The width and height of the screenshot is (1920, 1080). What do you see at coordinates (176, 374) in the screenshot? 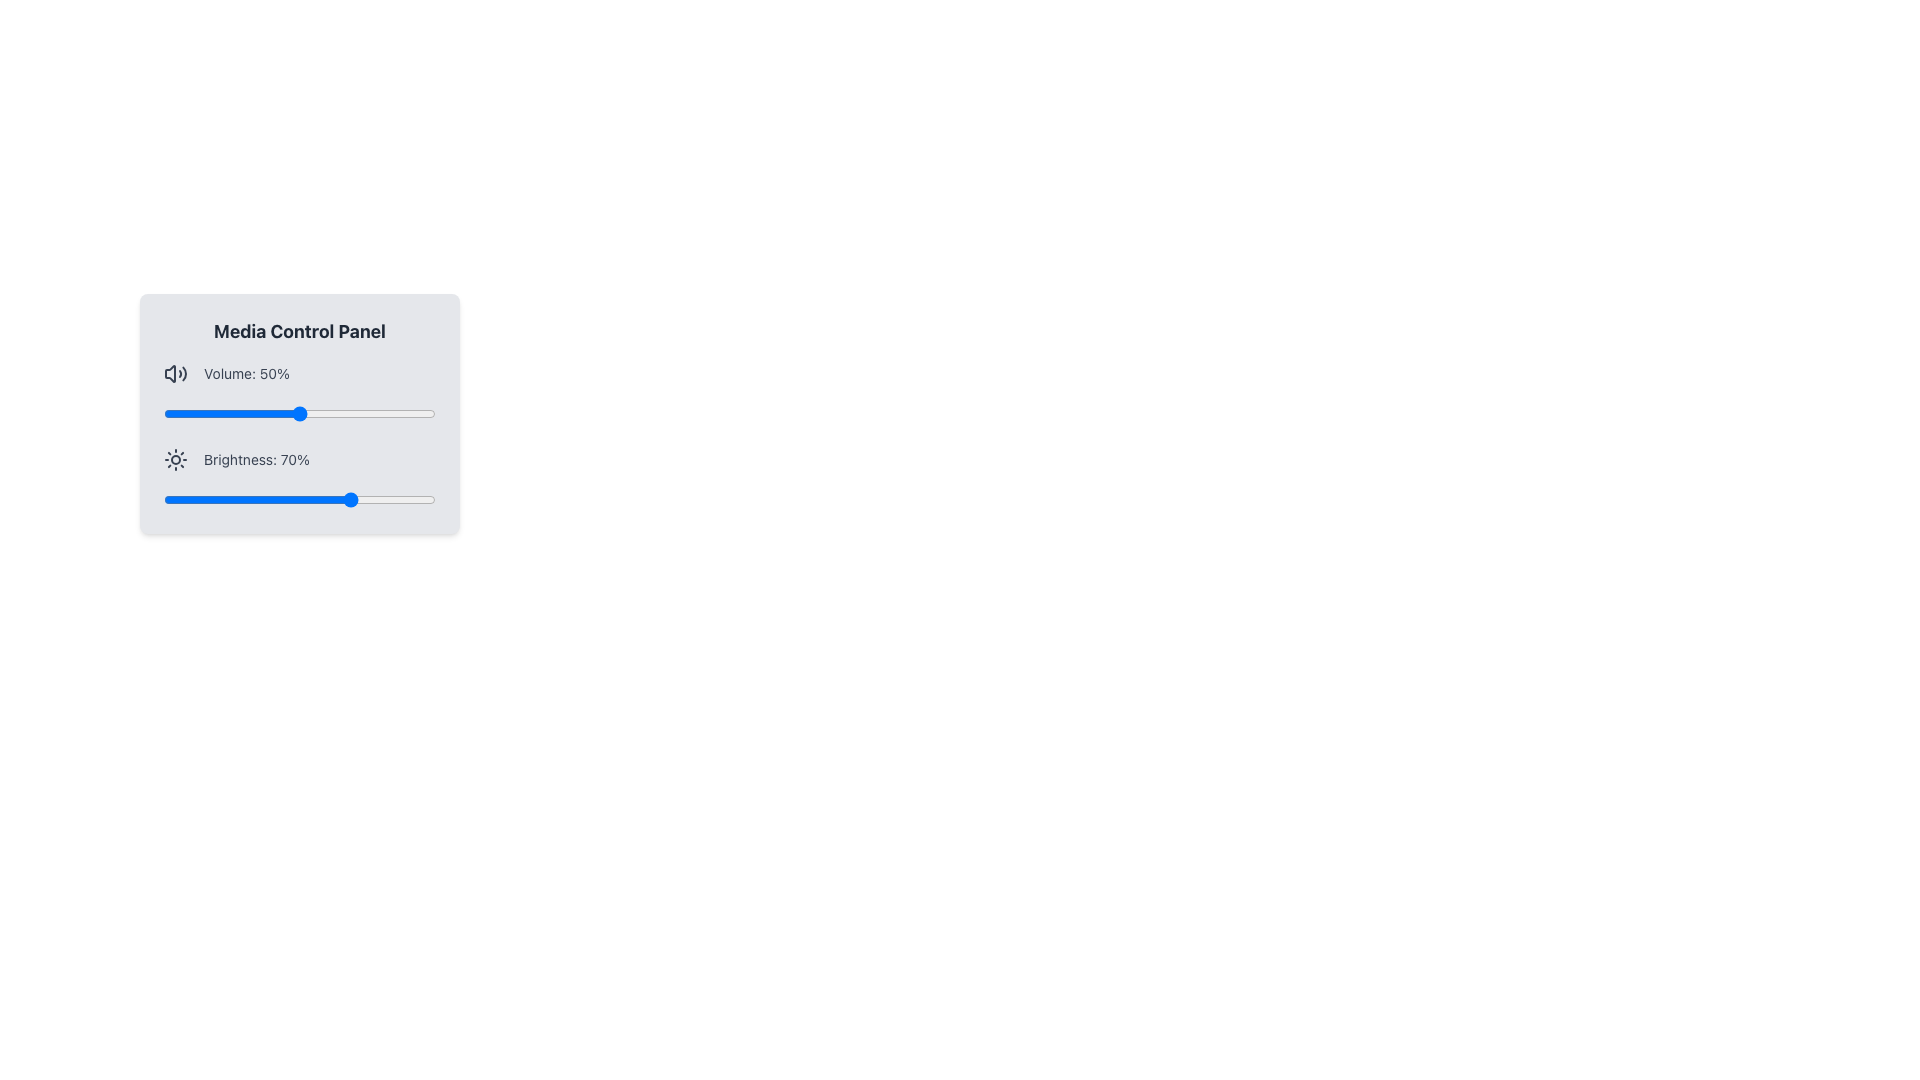
I see `the volume control icon located on the left end of the volume section in the media control panel` at bounding box center [176, 374].